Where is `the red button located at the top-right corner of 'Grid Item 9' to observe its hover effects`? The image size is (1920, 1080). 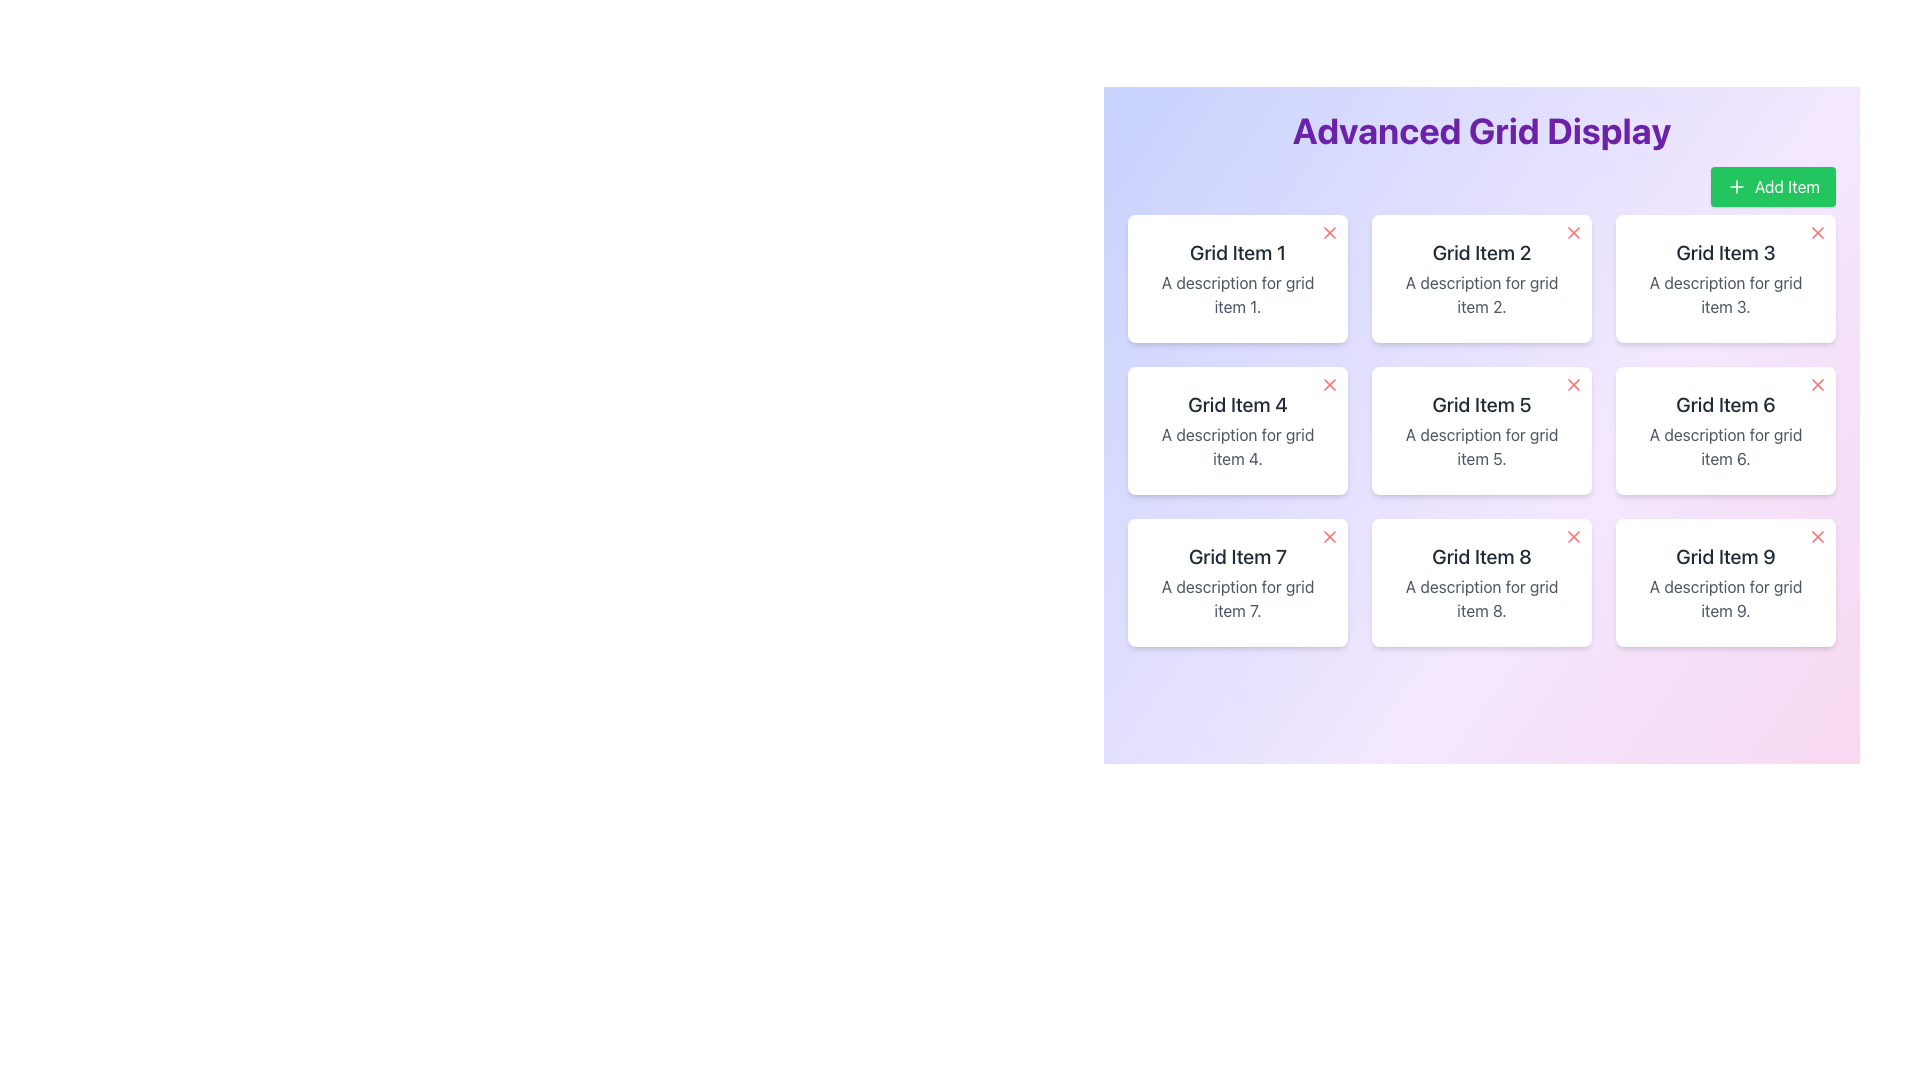
the red button located at the top-right corner of 'Grid Item 9' to observe its hover effects is located at coordinates (1818, 535).